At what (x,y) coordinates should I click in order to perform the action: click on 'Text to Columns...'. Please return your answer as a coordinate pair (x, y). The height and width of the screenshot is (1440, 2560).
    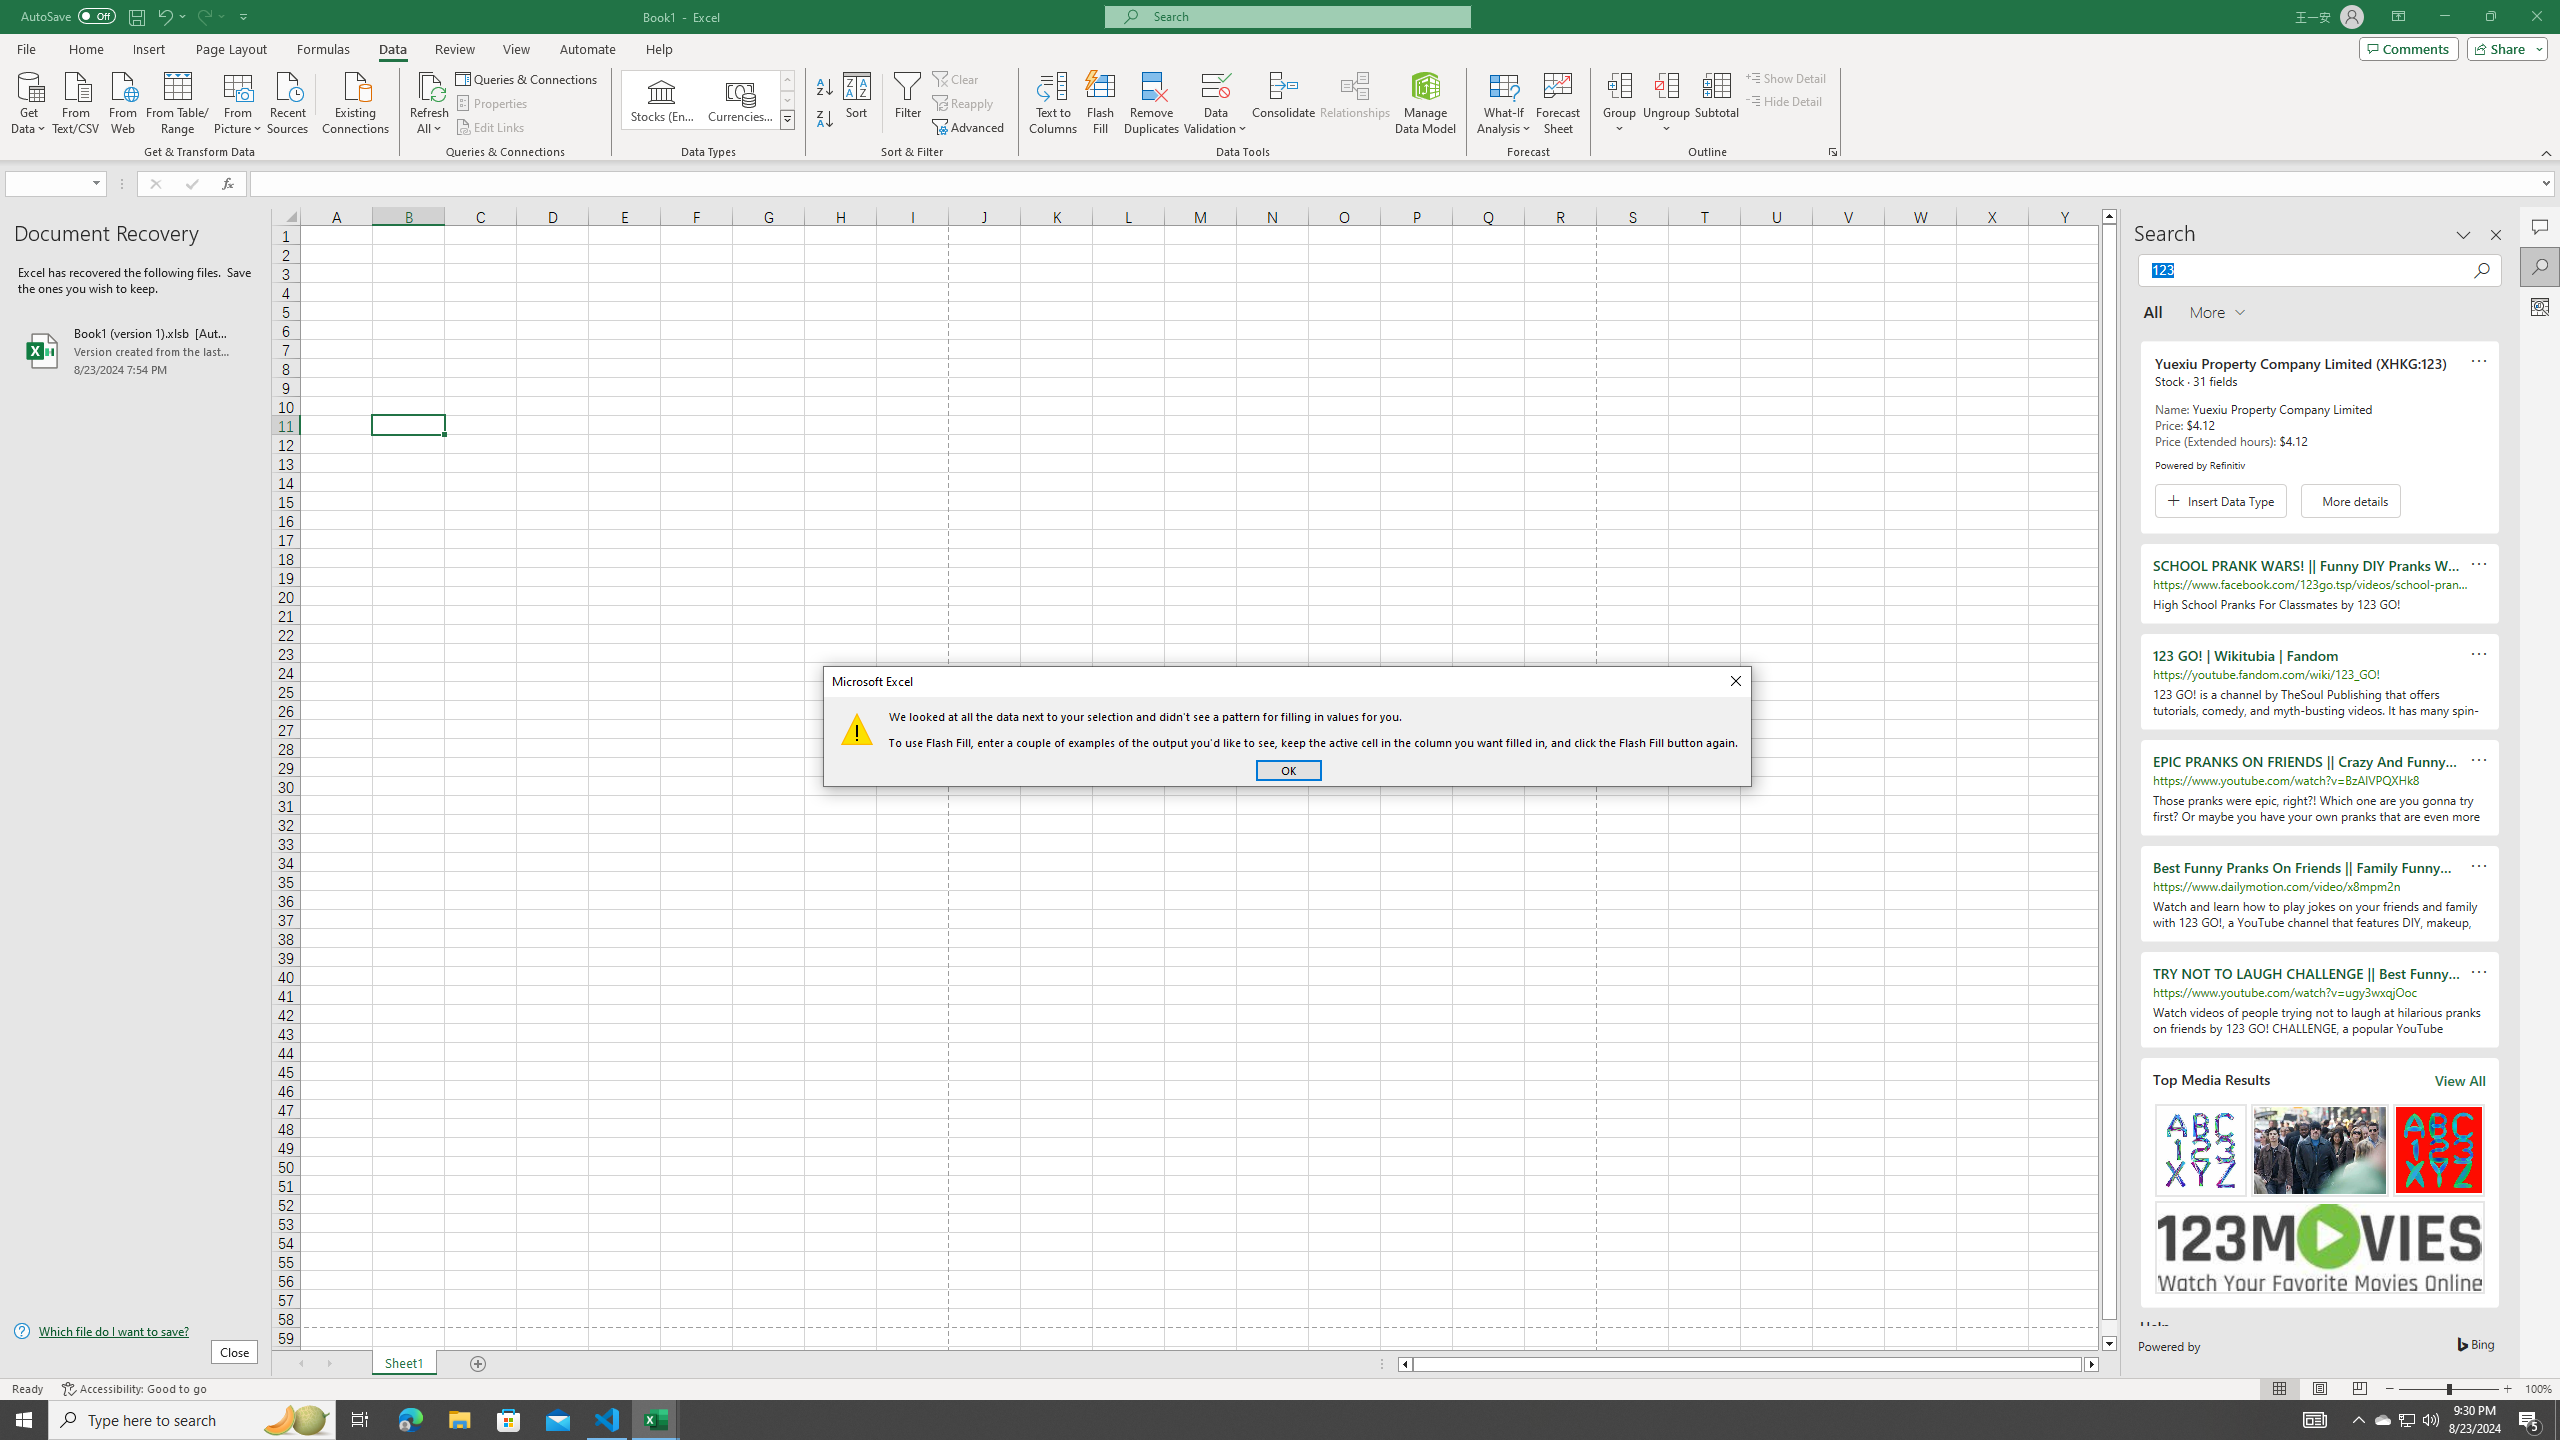
    Looking at the image, I should click on (1052, 103).